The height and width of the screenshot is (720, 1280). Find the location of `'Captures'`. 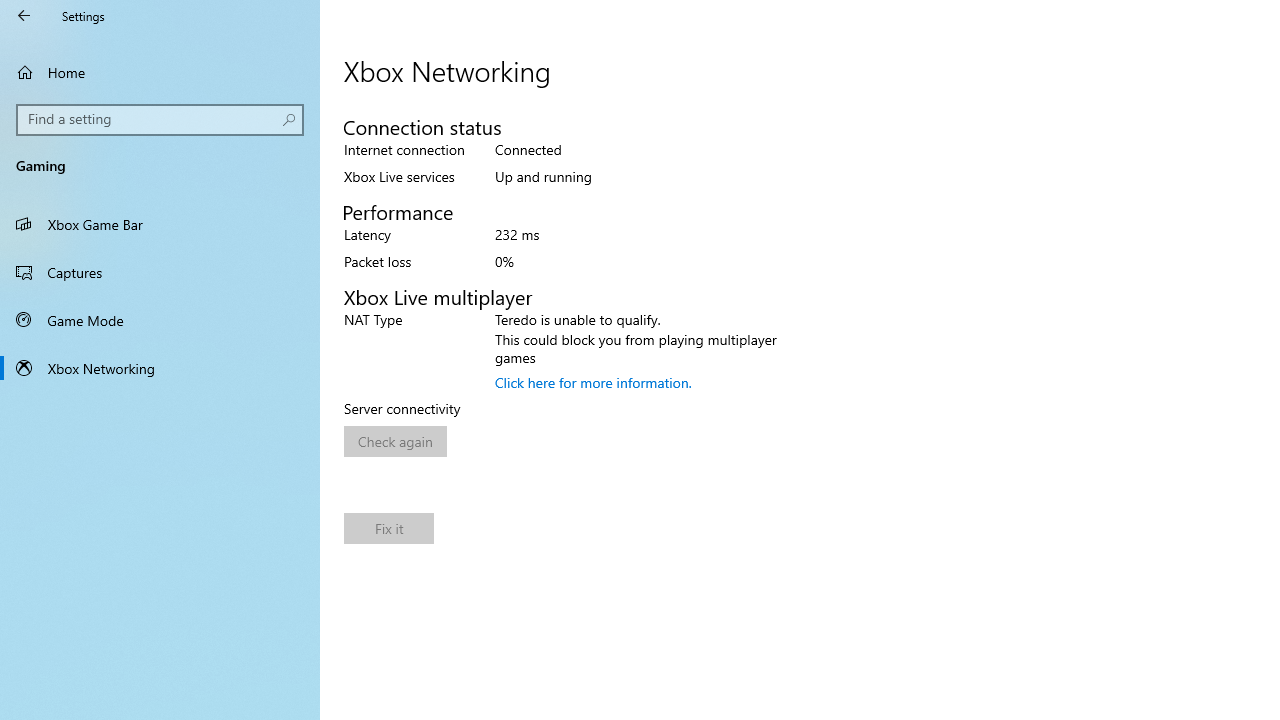

'Captures' is located at coordinates (160, 271).